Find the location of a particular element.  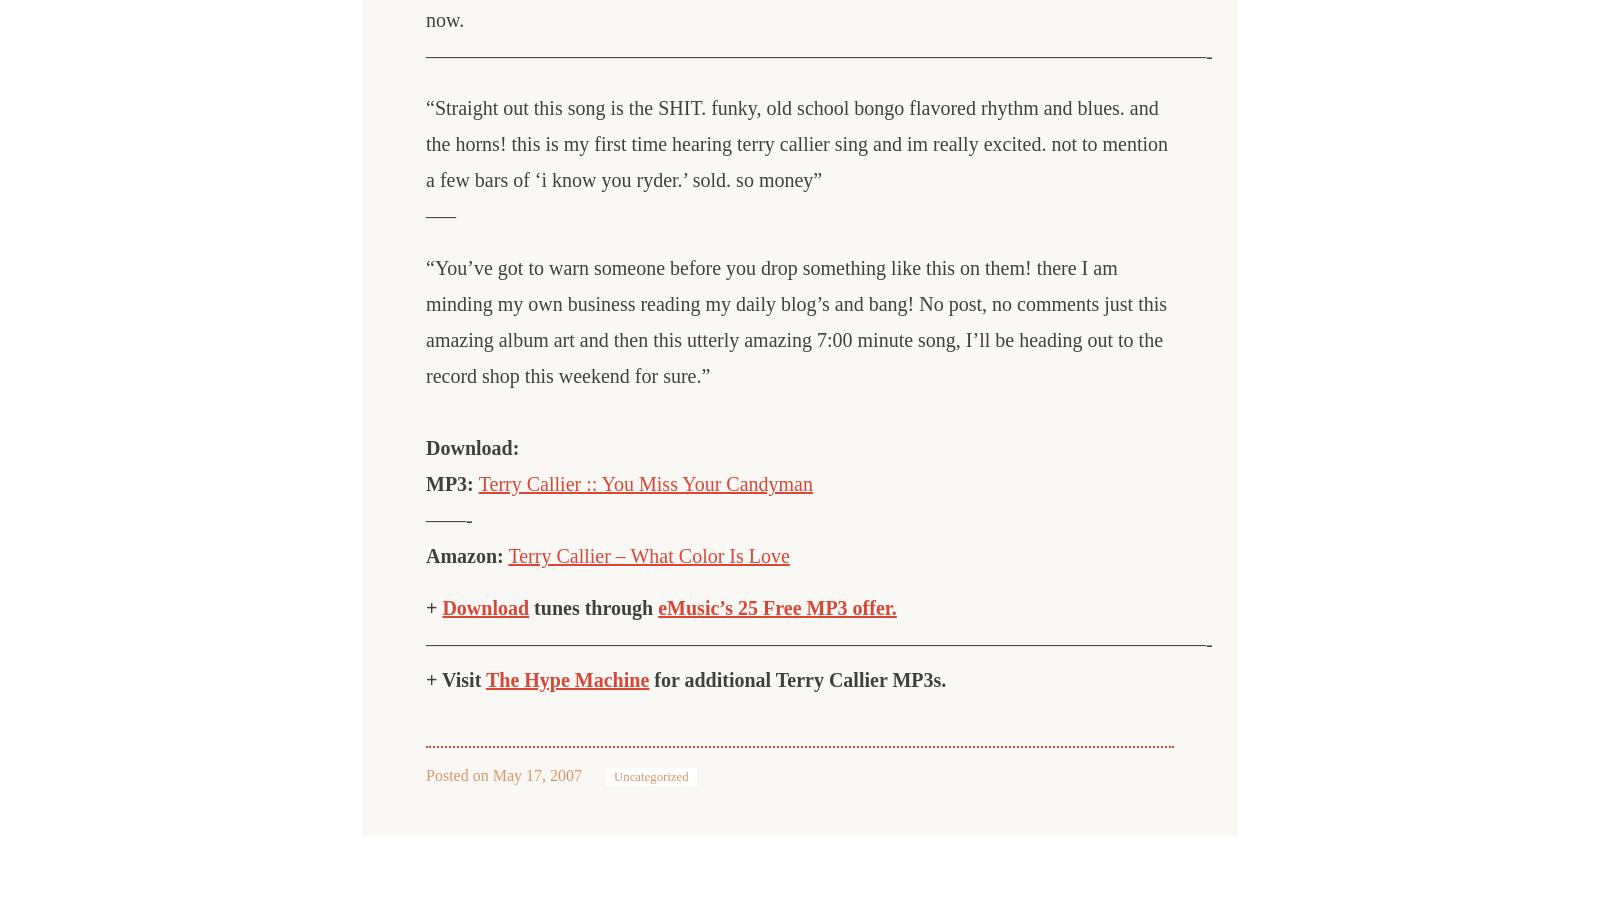

'Download:' is located at coordinates (471, 448).